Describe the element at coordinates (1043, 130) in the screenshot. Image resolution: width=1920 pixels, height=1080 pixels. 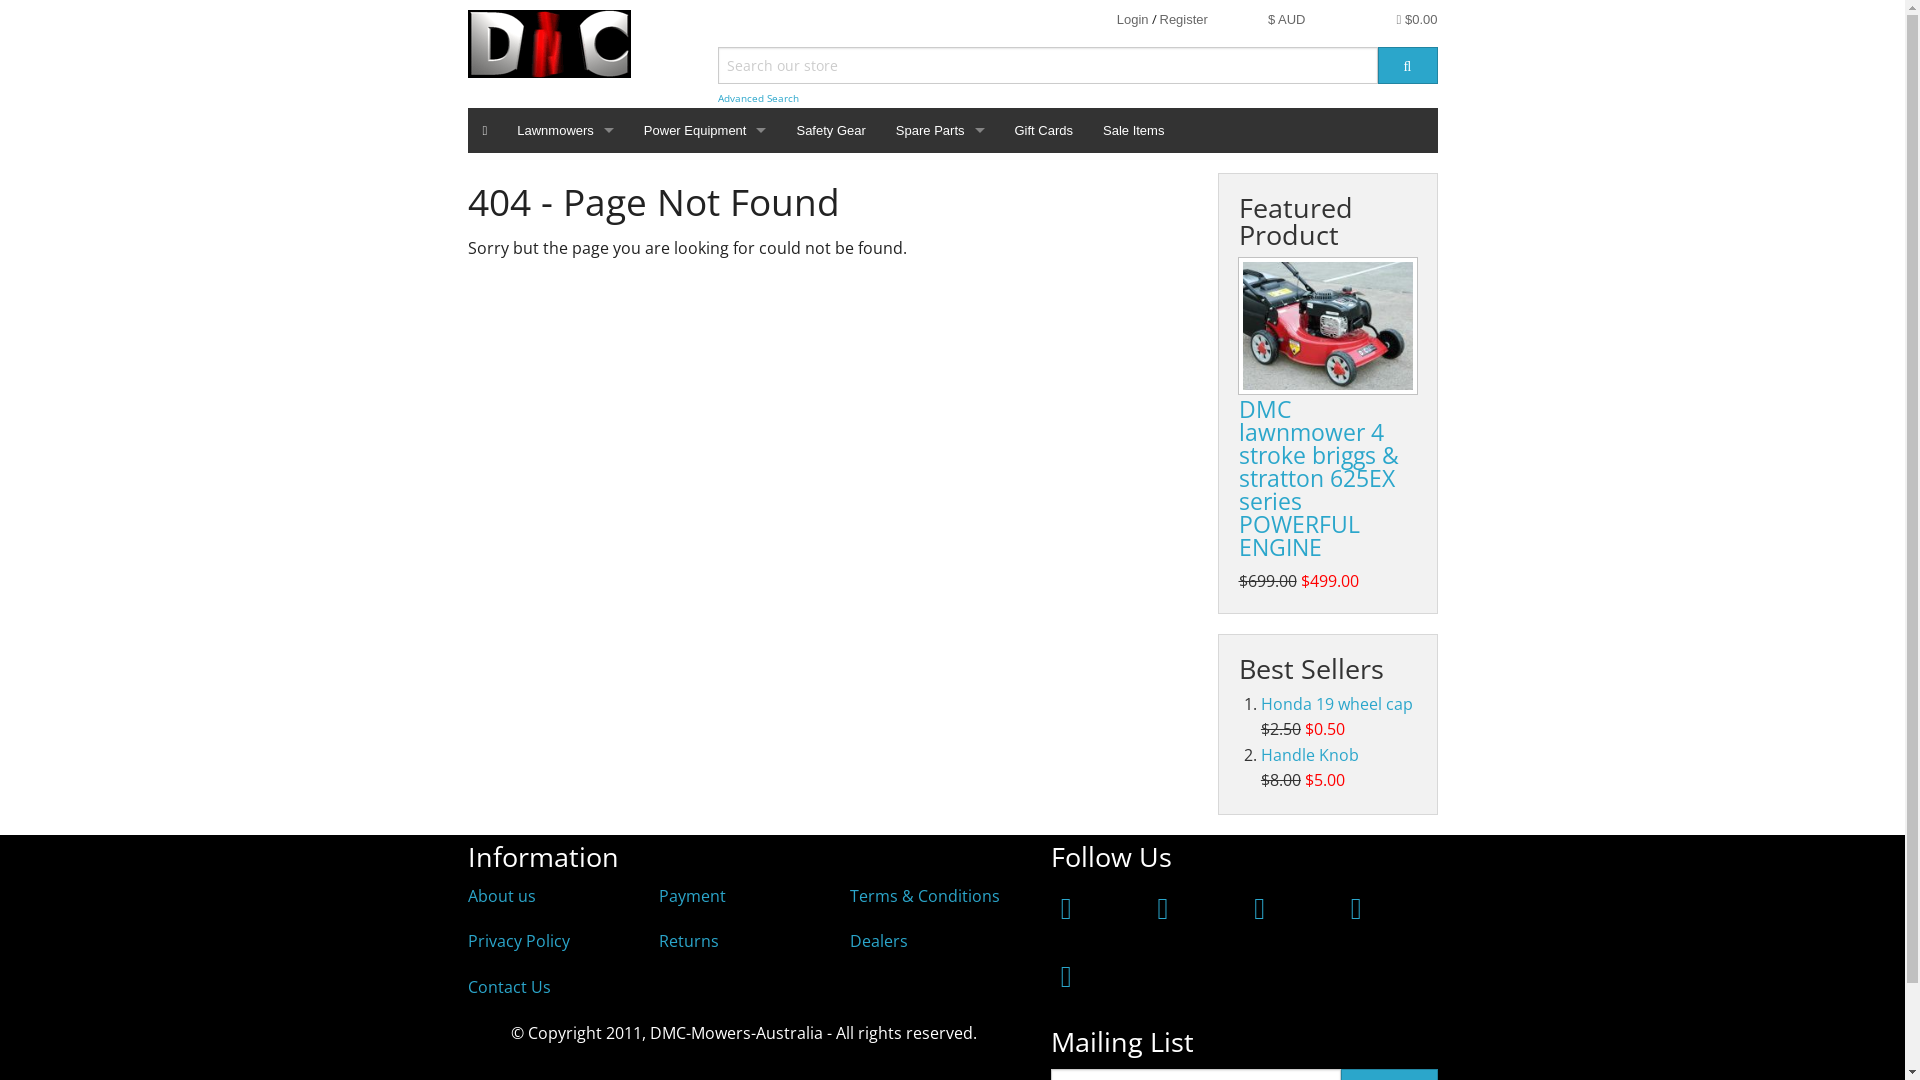
I see `'Gift Cards'` at that location.